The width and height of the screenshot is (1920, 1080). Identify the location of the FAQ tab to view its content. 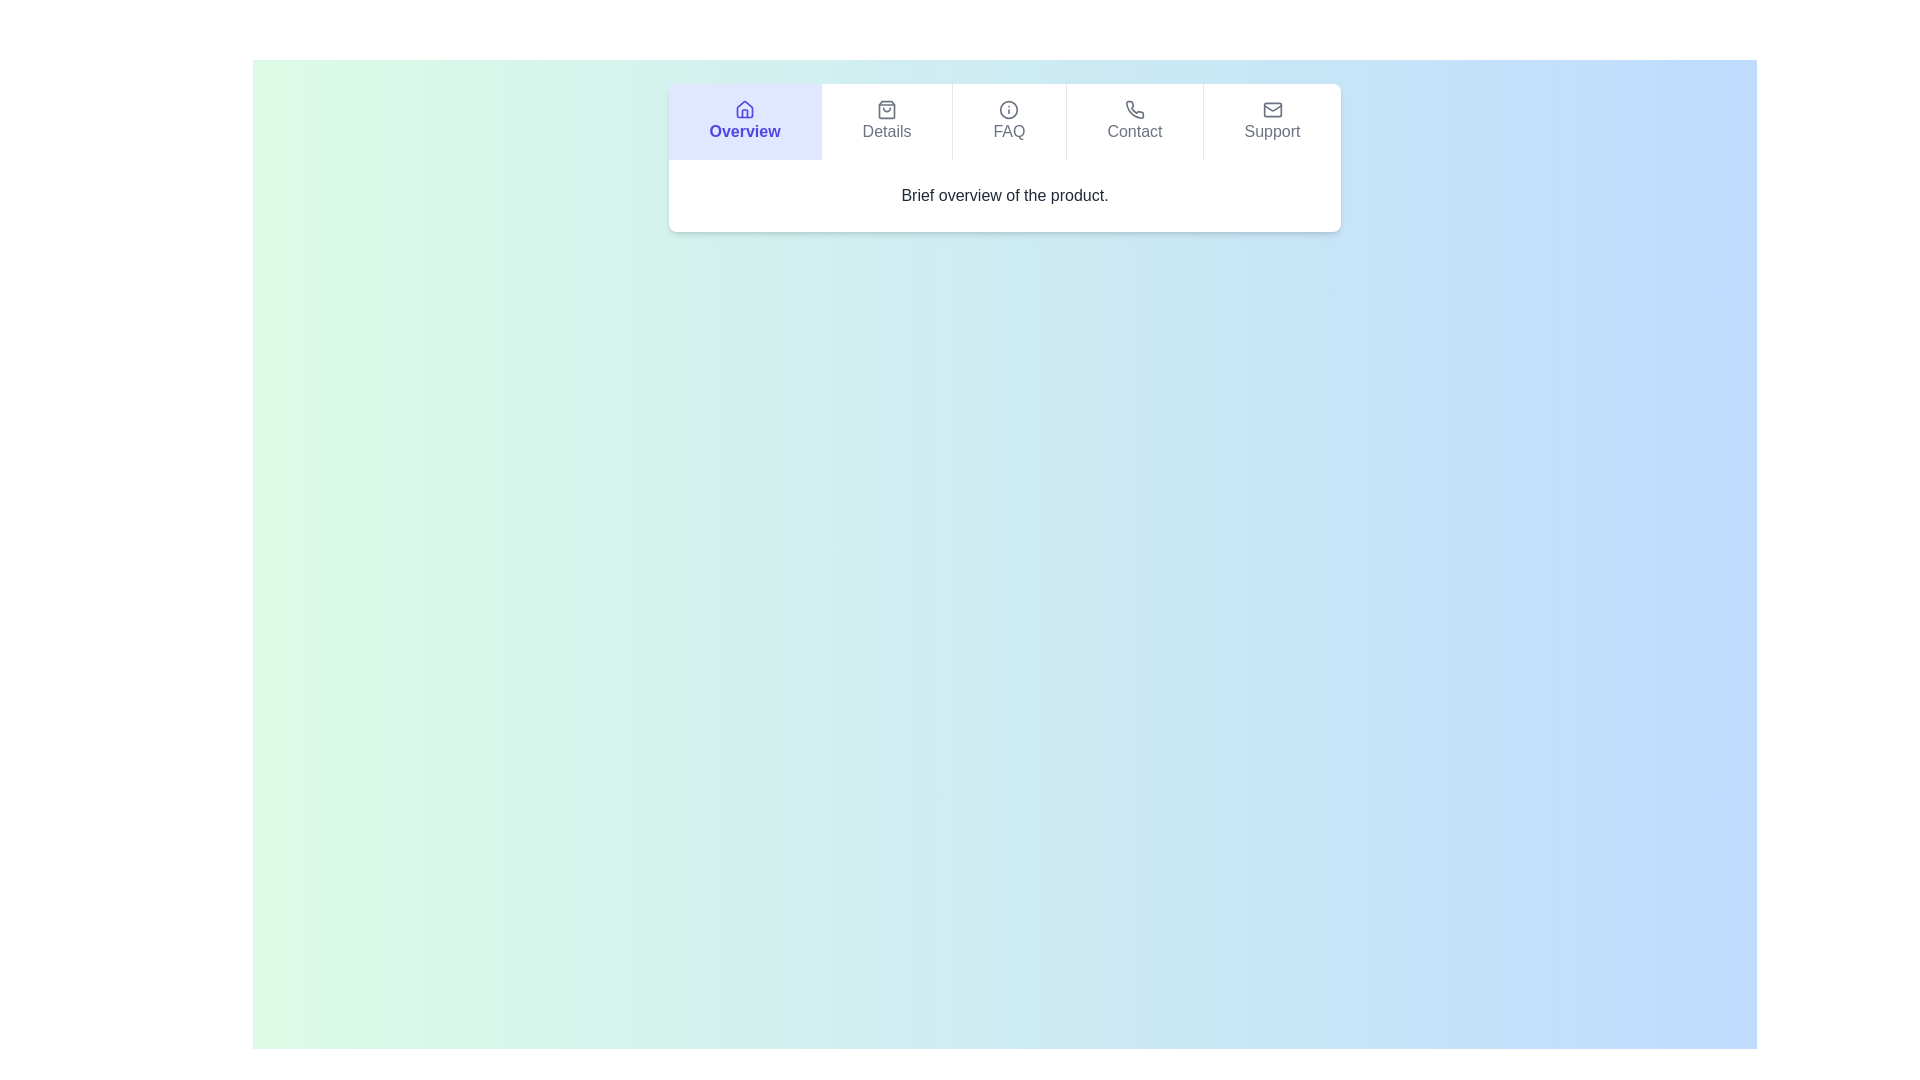
(1008, 122).